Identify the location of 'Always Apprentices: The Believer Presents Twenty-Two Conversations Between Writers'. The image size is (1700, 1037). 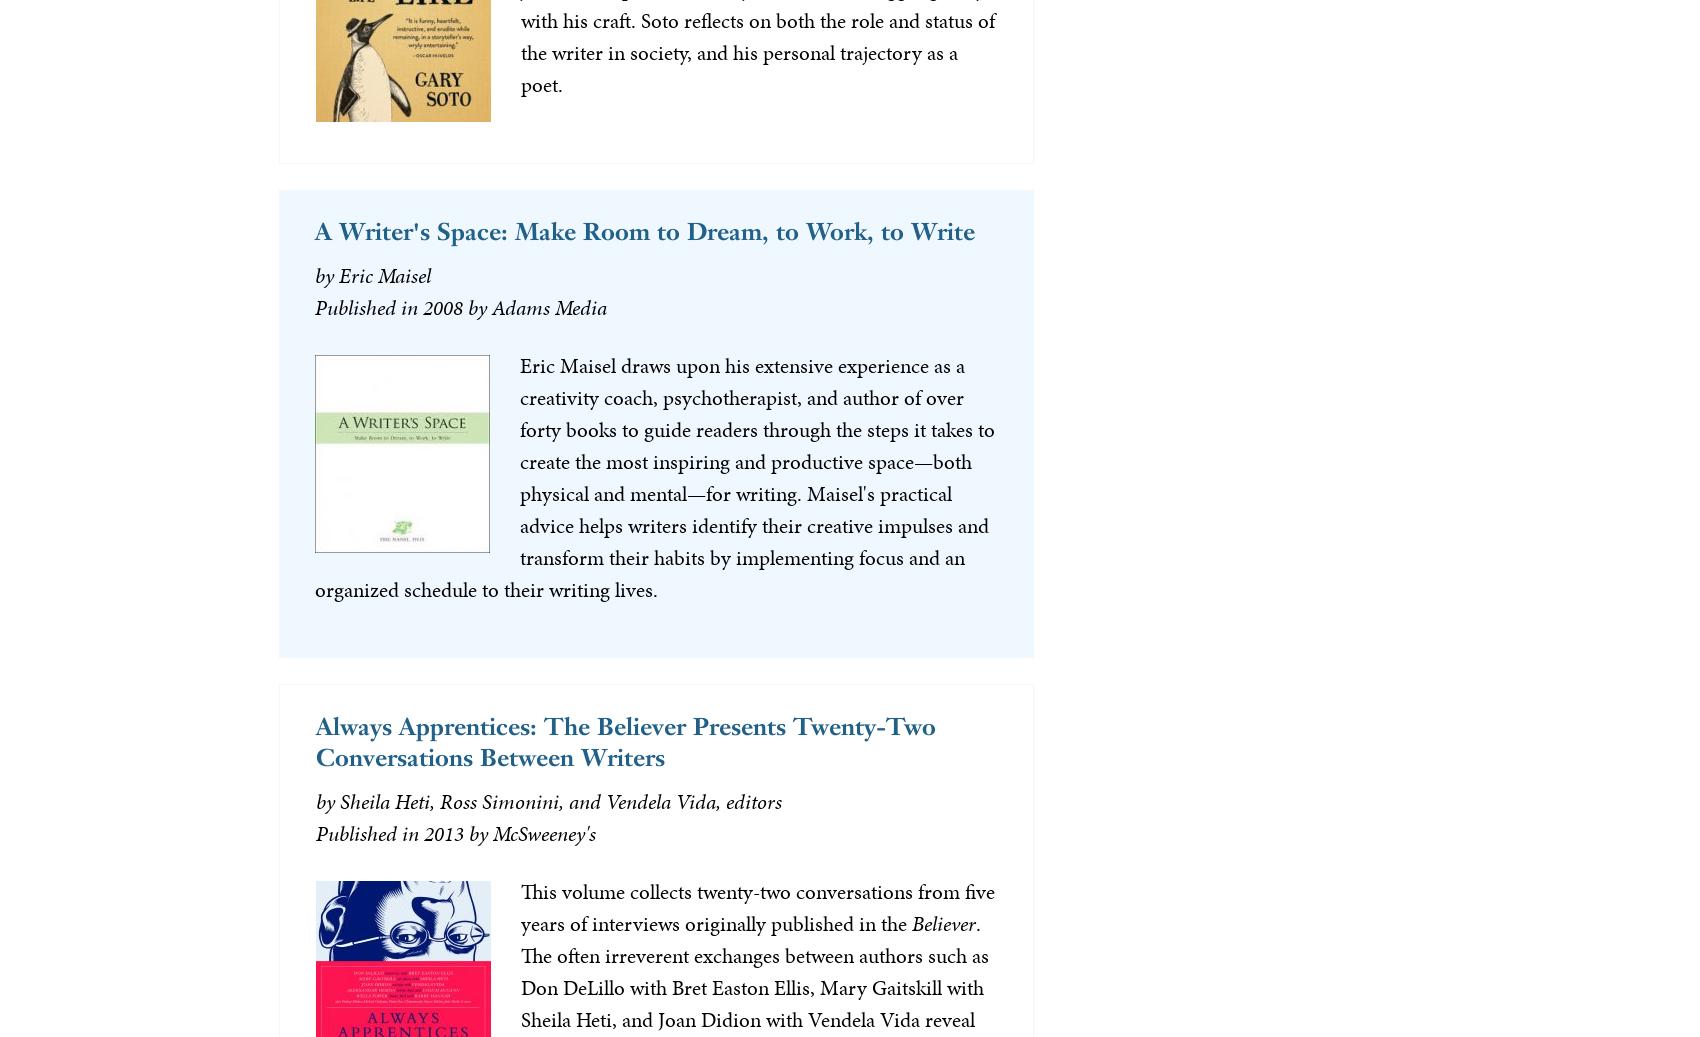
(623, 741).